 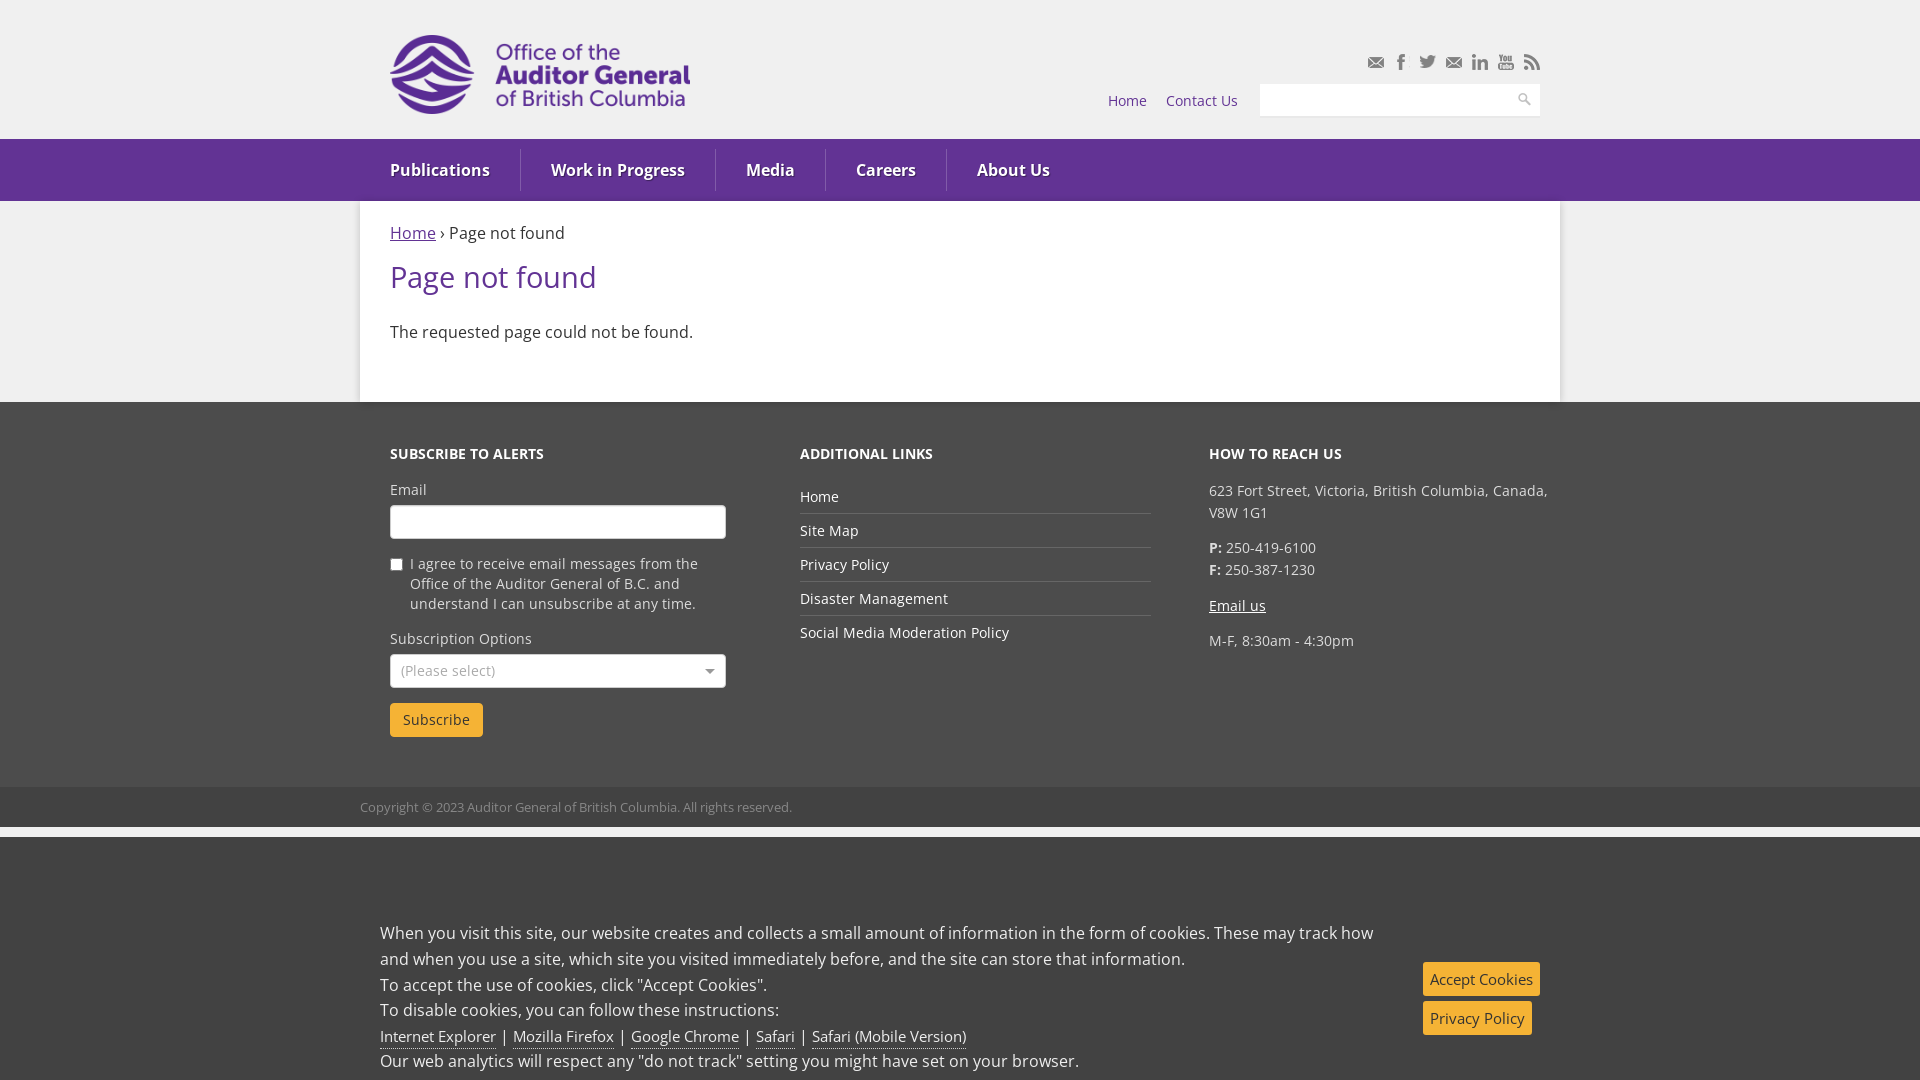 I want to click on 'Find us on Instagram', so click(x=1454, y=60).